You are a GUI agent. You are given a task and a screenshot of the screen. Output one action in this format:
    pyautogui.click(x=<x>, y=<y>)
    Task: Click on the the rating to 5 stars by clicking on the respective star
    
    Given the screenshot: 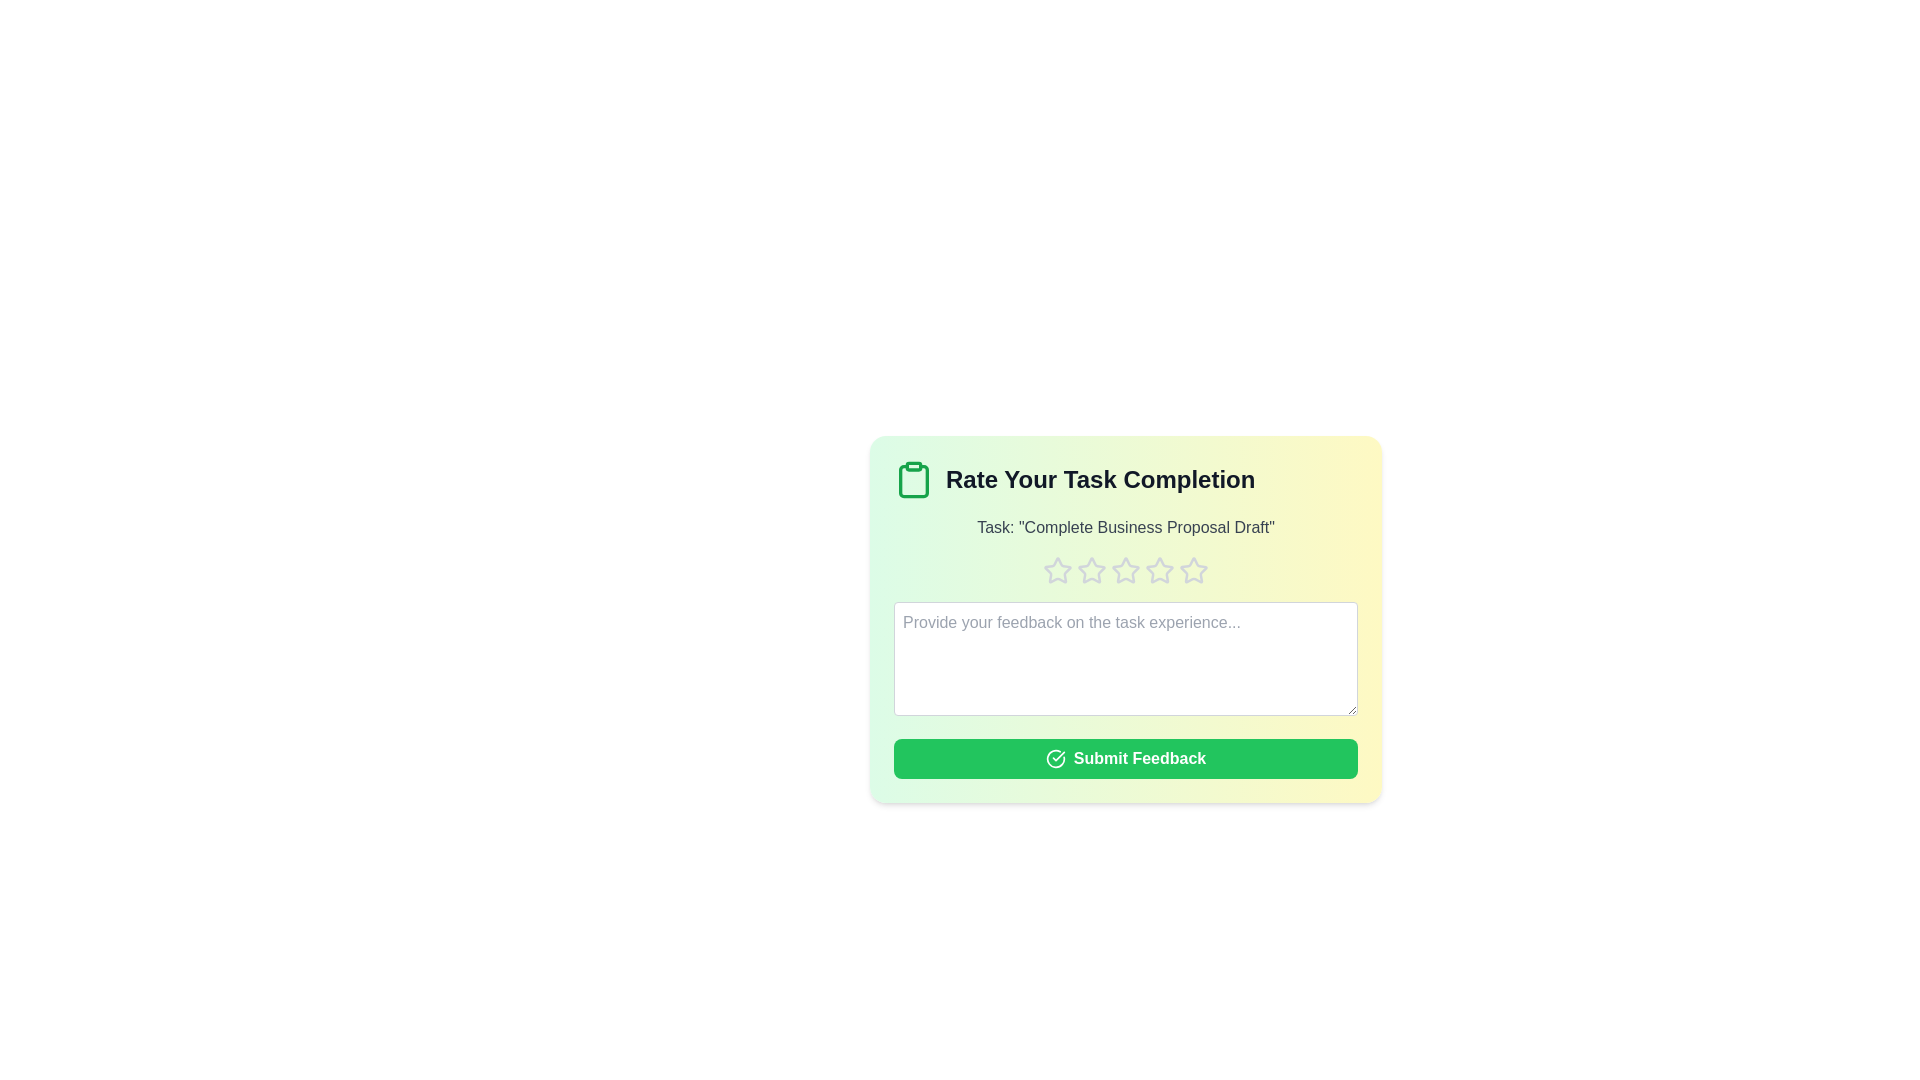 What is the action you would take?
    pyautogui.click(x=1194, y=570)
    